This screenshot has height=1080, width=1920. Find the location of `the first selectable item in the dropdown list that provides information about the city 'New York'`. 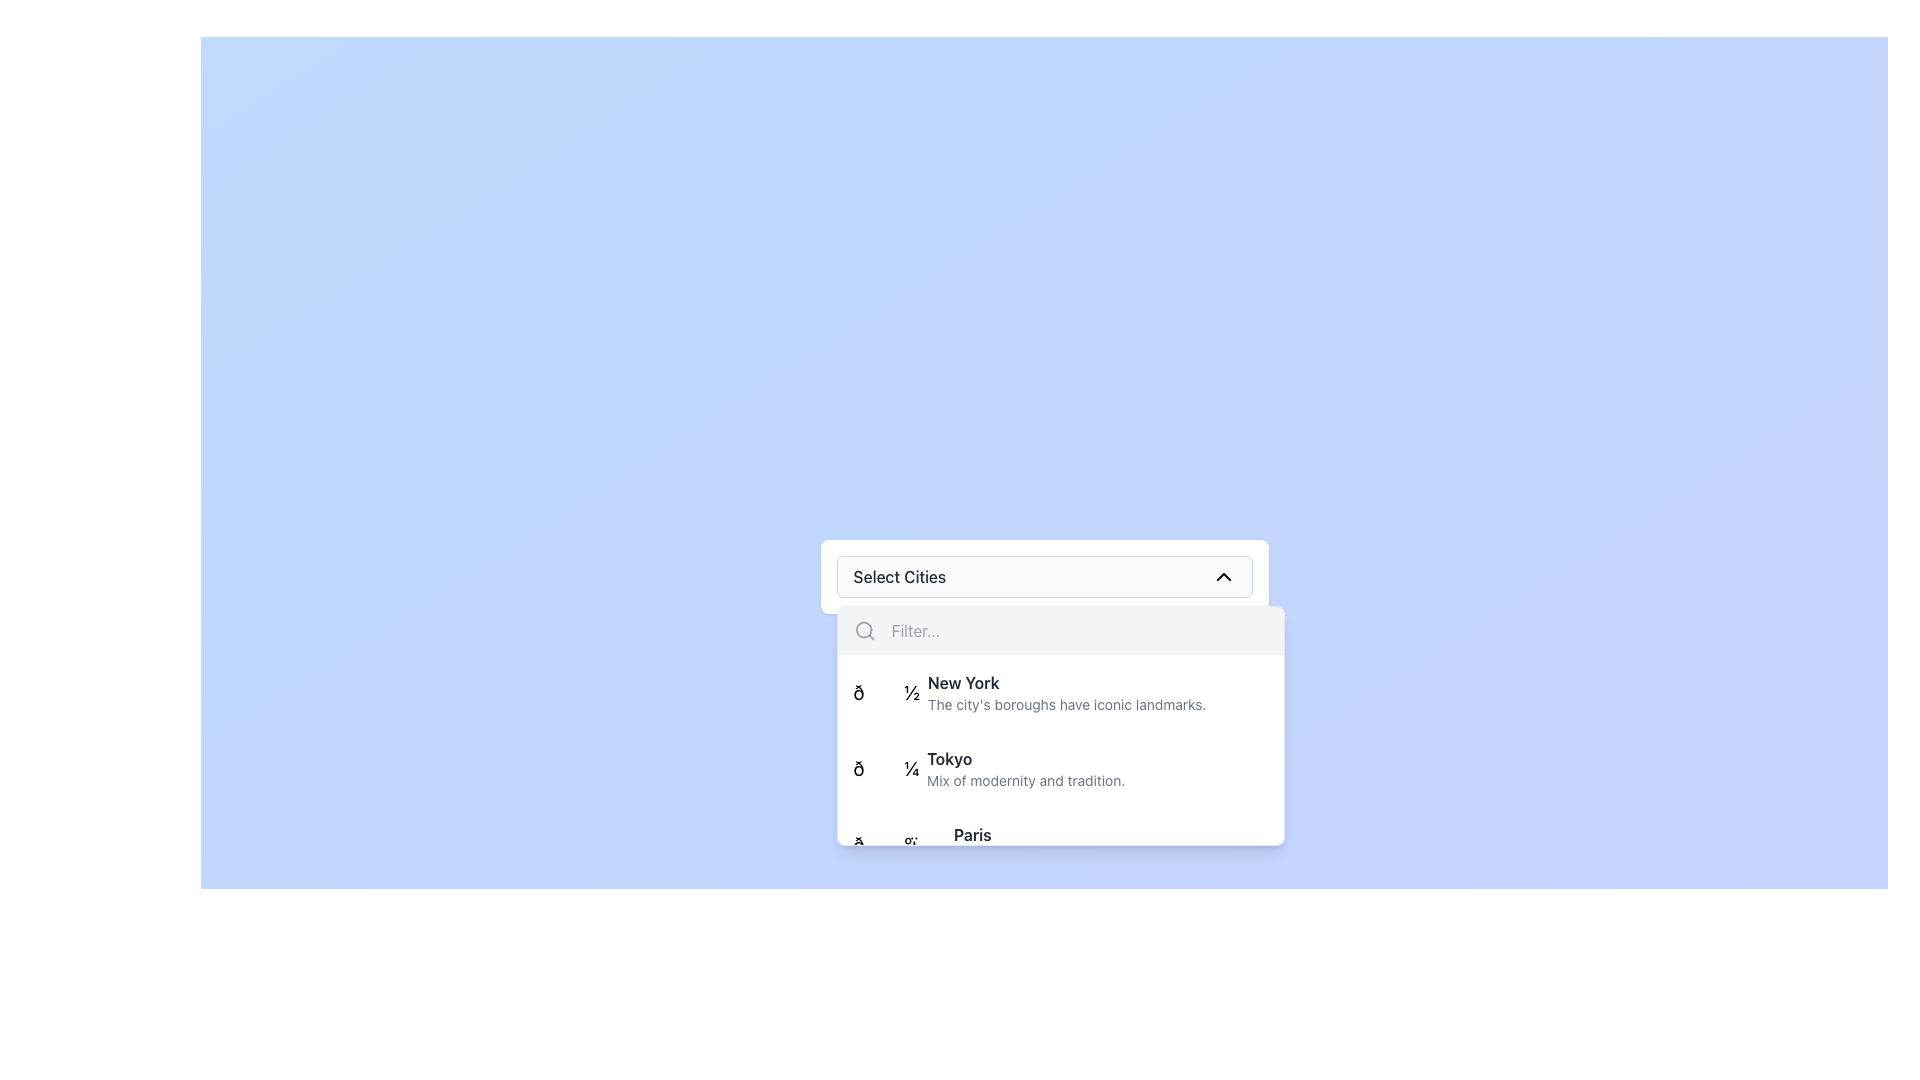

the first selectable item in the dropdown list that provides information about the city 'New York' is located at coordinates (1065, 692).